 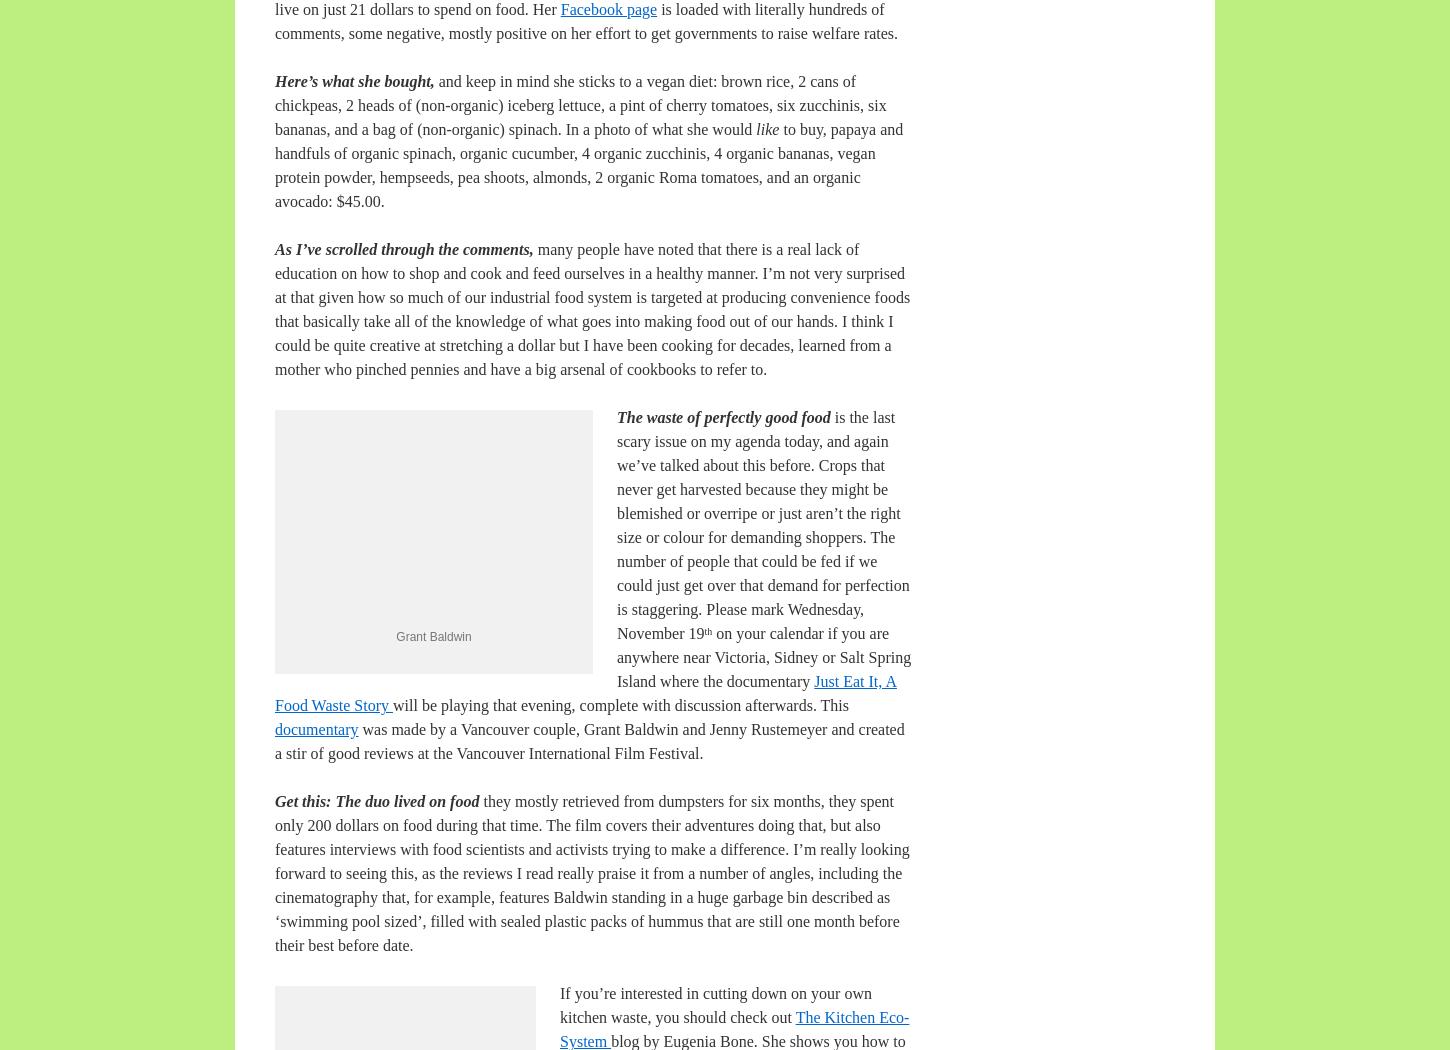 What do you see at coordinates (592, 872) in the screenshot?
I see `'they mostly retrieved from dumpsters for six months, they spent only 200 dollars on food during that time. The film covers their adventures doing that, but also features interviews with food scientists and activists trying to make a difference. I’m really looking forward to seeing this, as the reviews I read really praise it from a number of angles, including the cinematography that, for example, features Baldwin standing in a huge garbage bin described as ‘swimming pool sized’, filled with sealed plastic packs of hummus that are still one month before their best before date.'` at bounding box center [592, 872].